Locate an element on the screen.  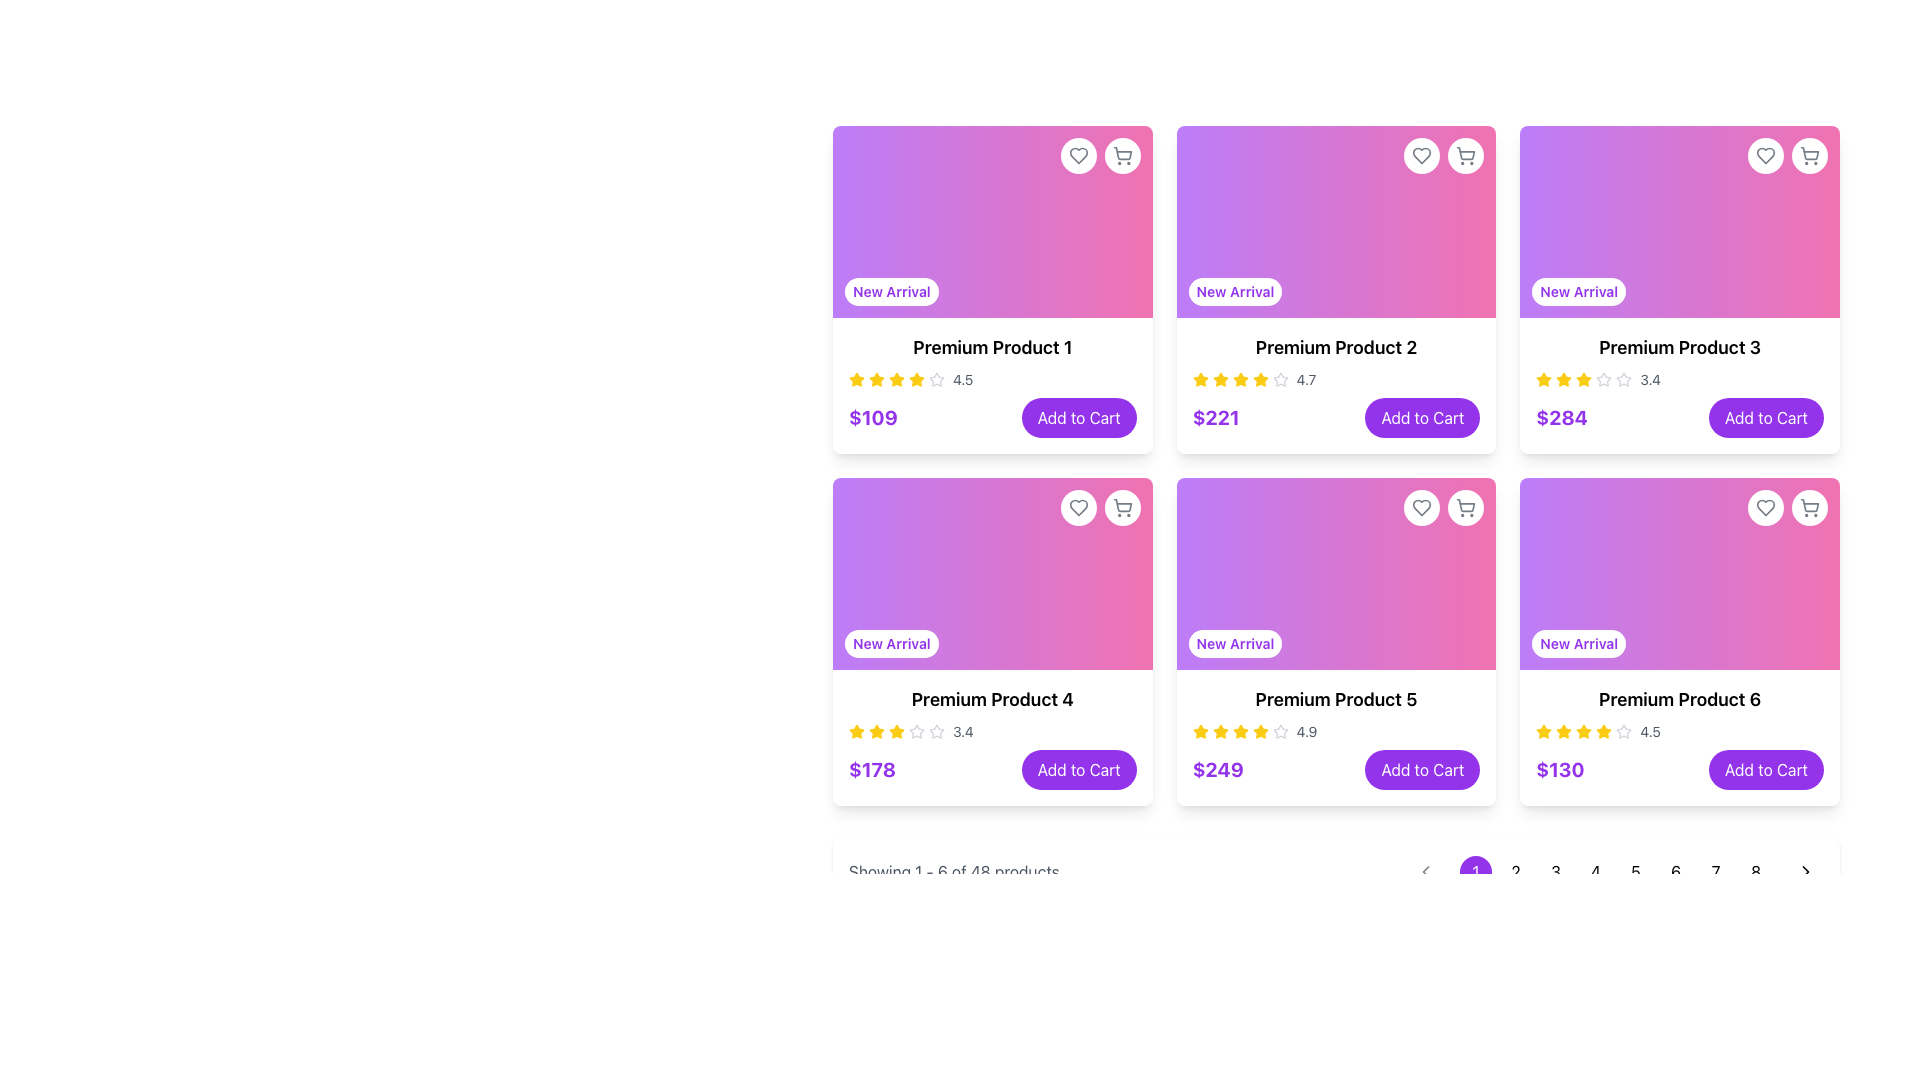
the third star icon in the rating system of the product card labeled 'Premium Product 3' to interact with the rating system is located at coordinates (1604, 379).